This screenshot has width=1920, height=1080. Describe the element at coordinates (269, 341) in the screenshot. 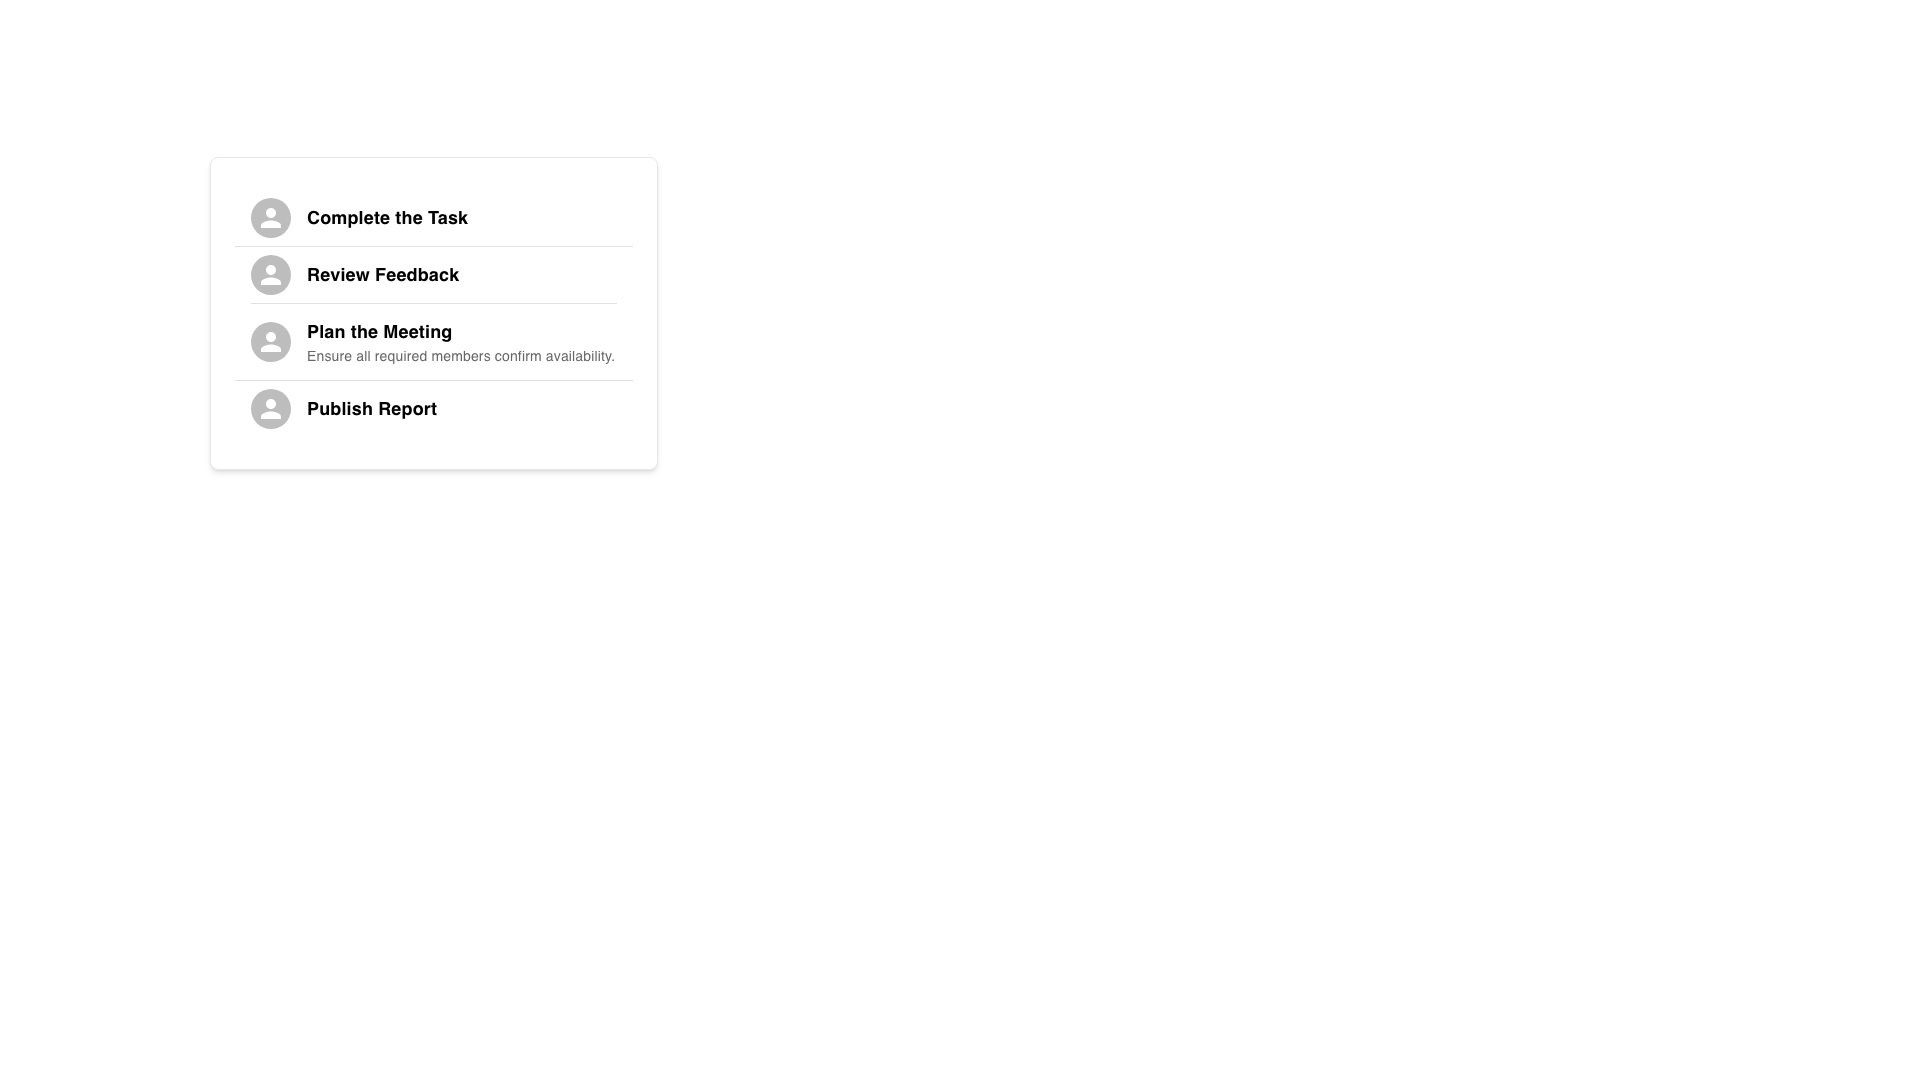

I see `the avatar icon representing the task 'Plan the Meeting', which is the third list item in the organized task list, located to the left of the title` at that location.